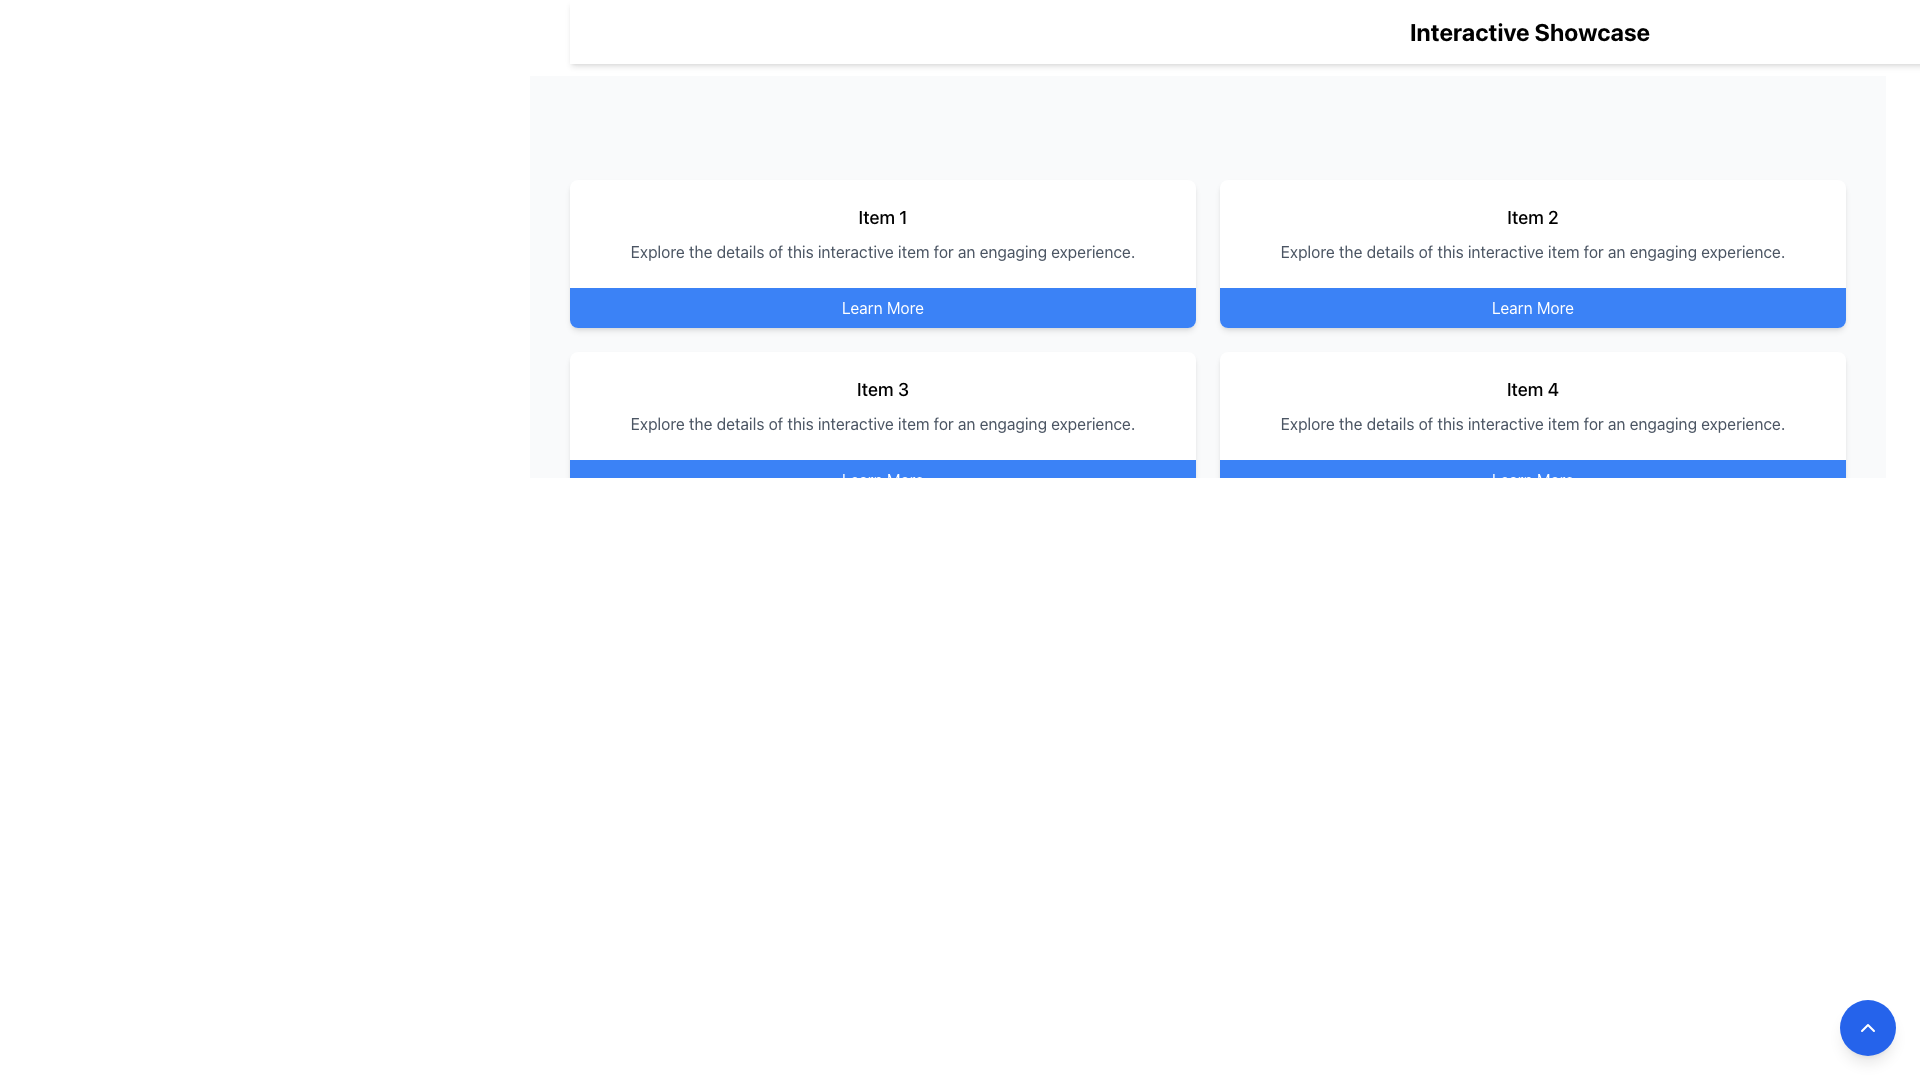 This screenshot has width=1920, height=1080. Describe the element at coordinates (882, 423) in the screenshot. I see `the text label that reads 'Explore the details of this interactive item for an engaging experience.' located above the 'Learn More' button in the lower portion of the 'Item 3' panel` at that location.